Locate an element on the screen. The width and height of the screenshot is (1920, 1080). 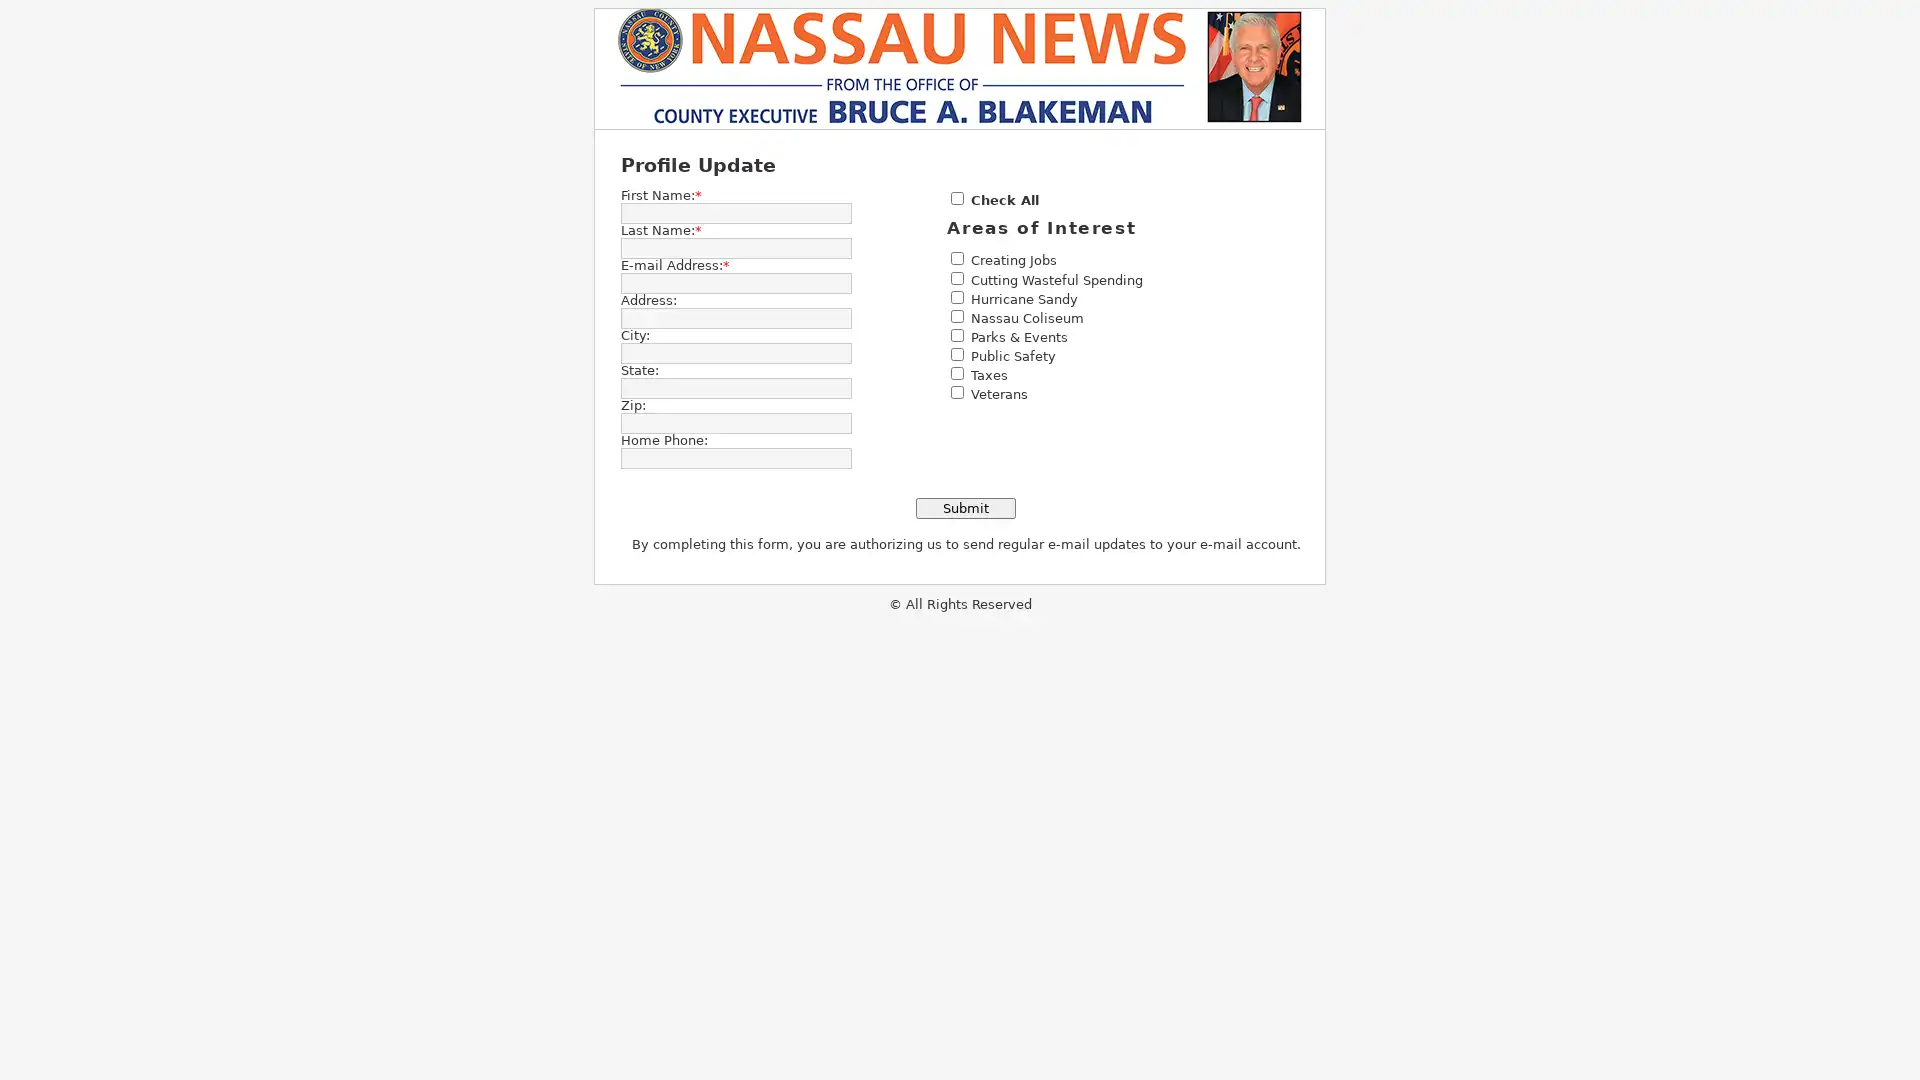
Submit is located at coordinates (965, 506).